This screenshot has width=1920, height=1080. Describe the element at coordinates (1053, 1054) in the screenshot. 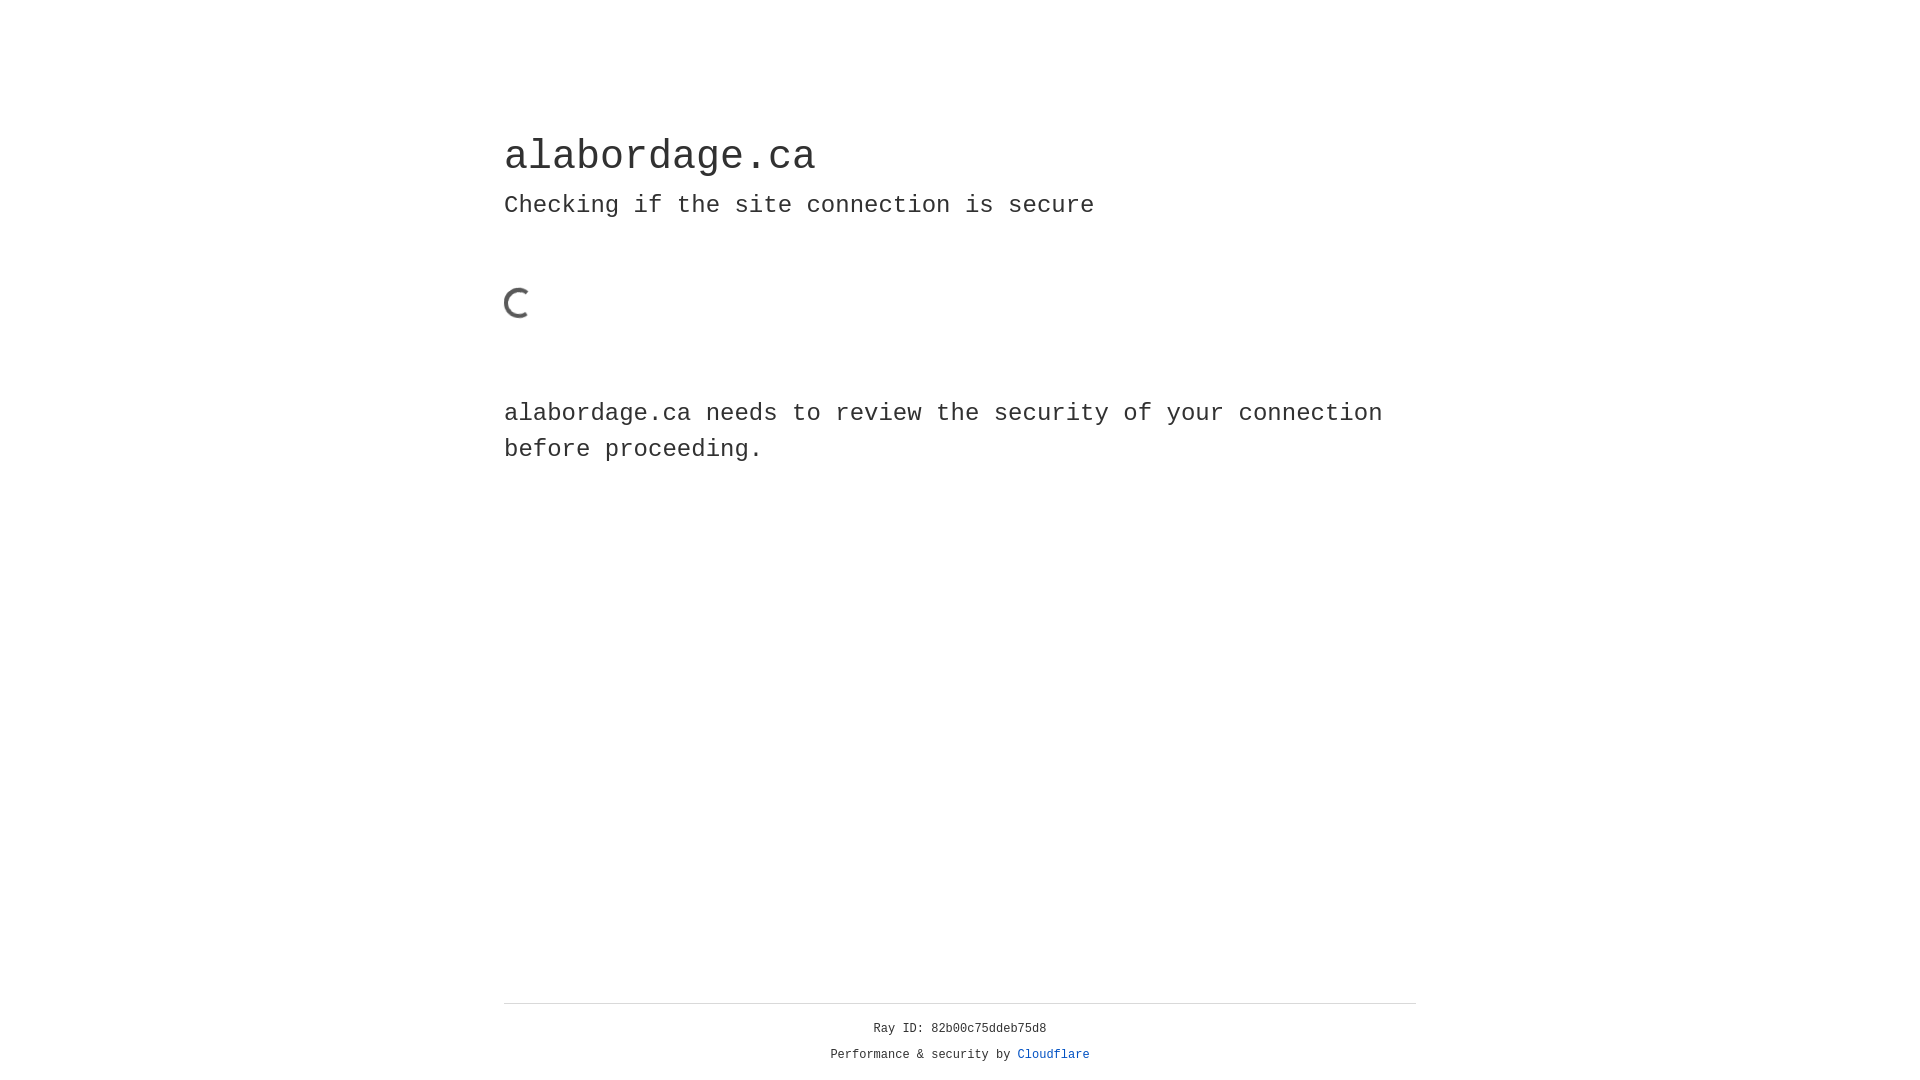

I see `'Cloudflare'` at that location.